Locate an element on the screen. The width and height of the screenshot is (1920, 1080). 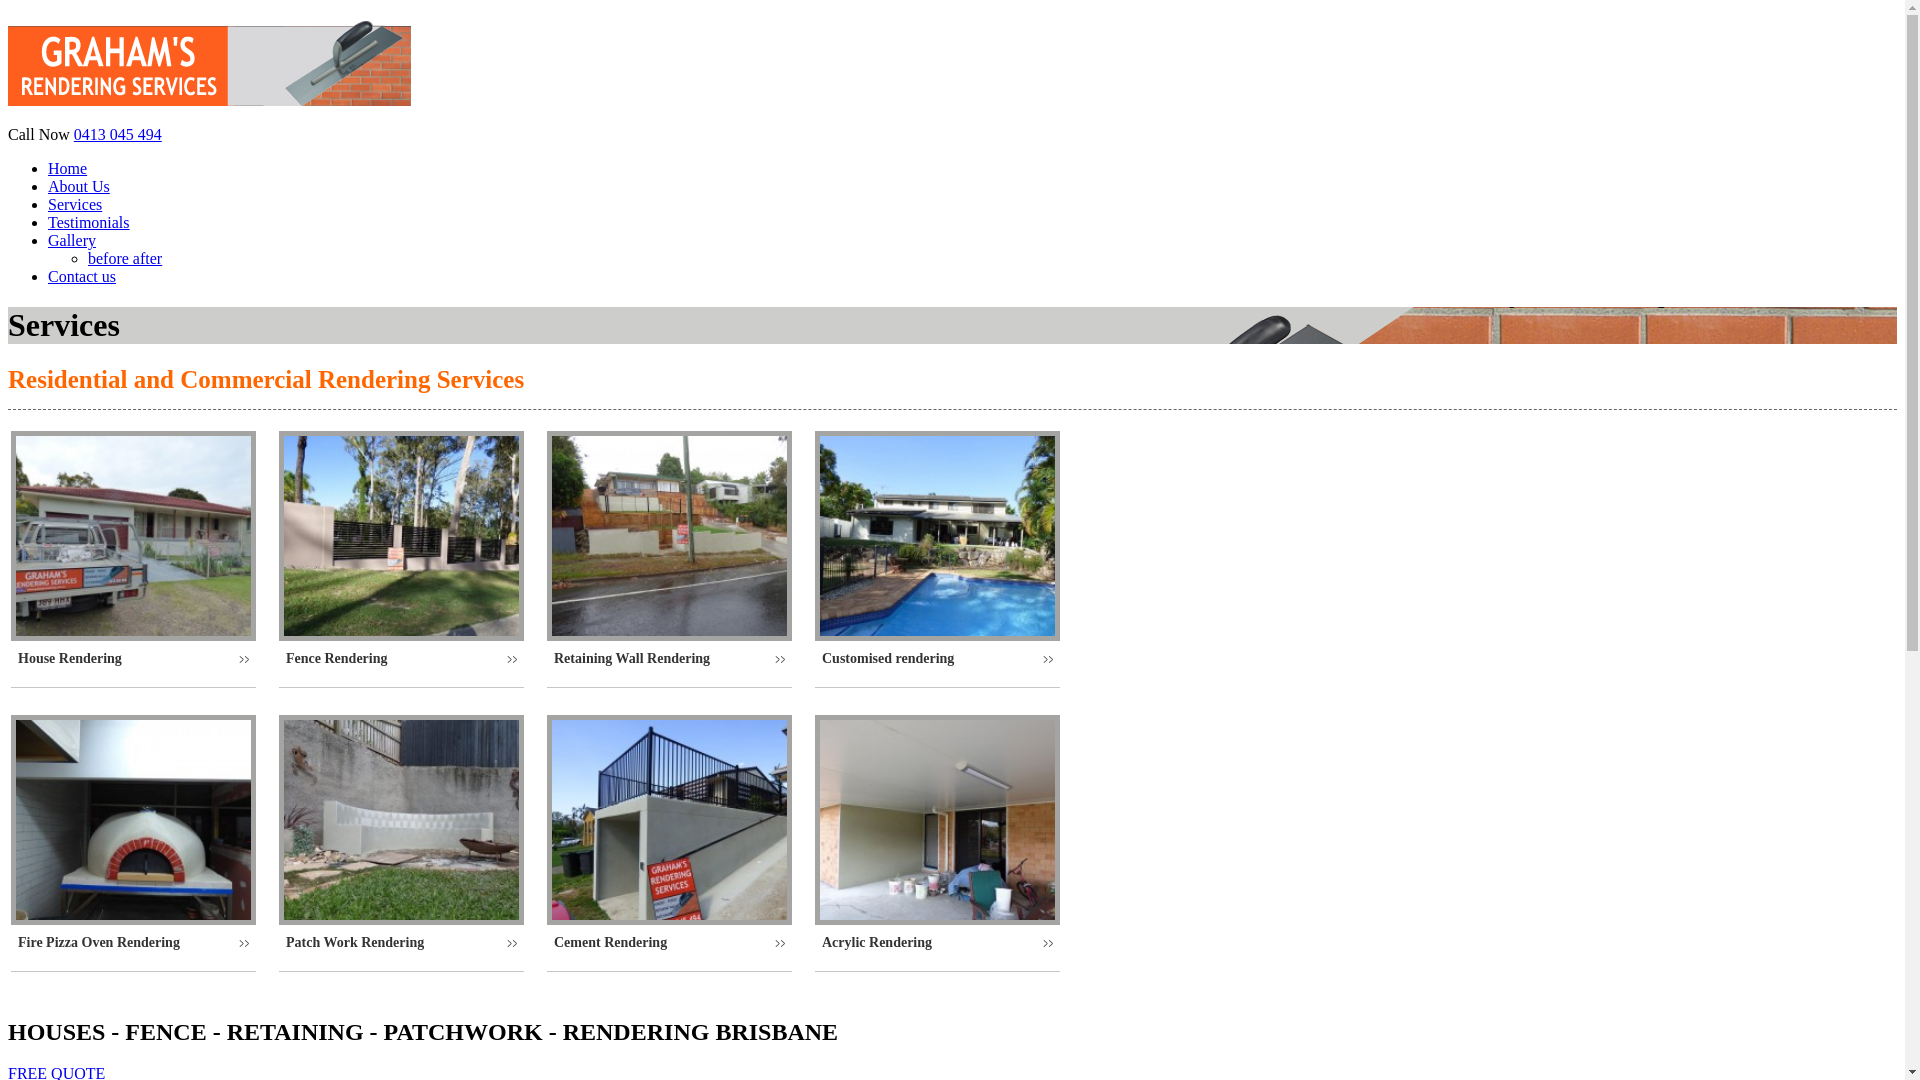
'House Rendering' is located at coordinates (132, 659).